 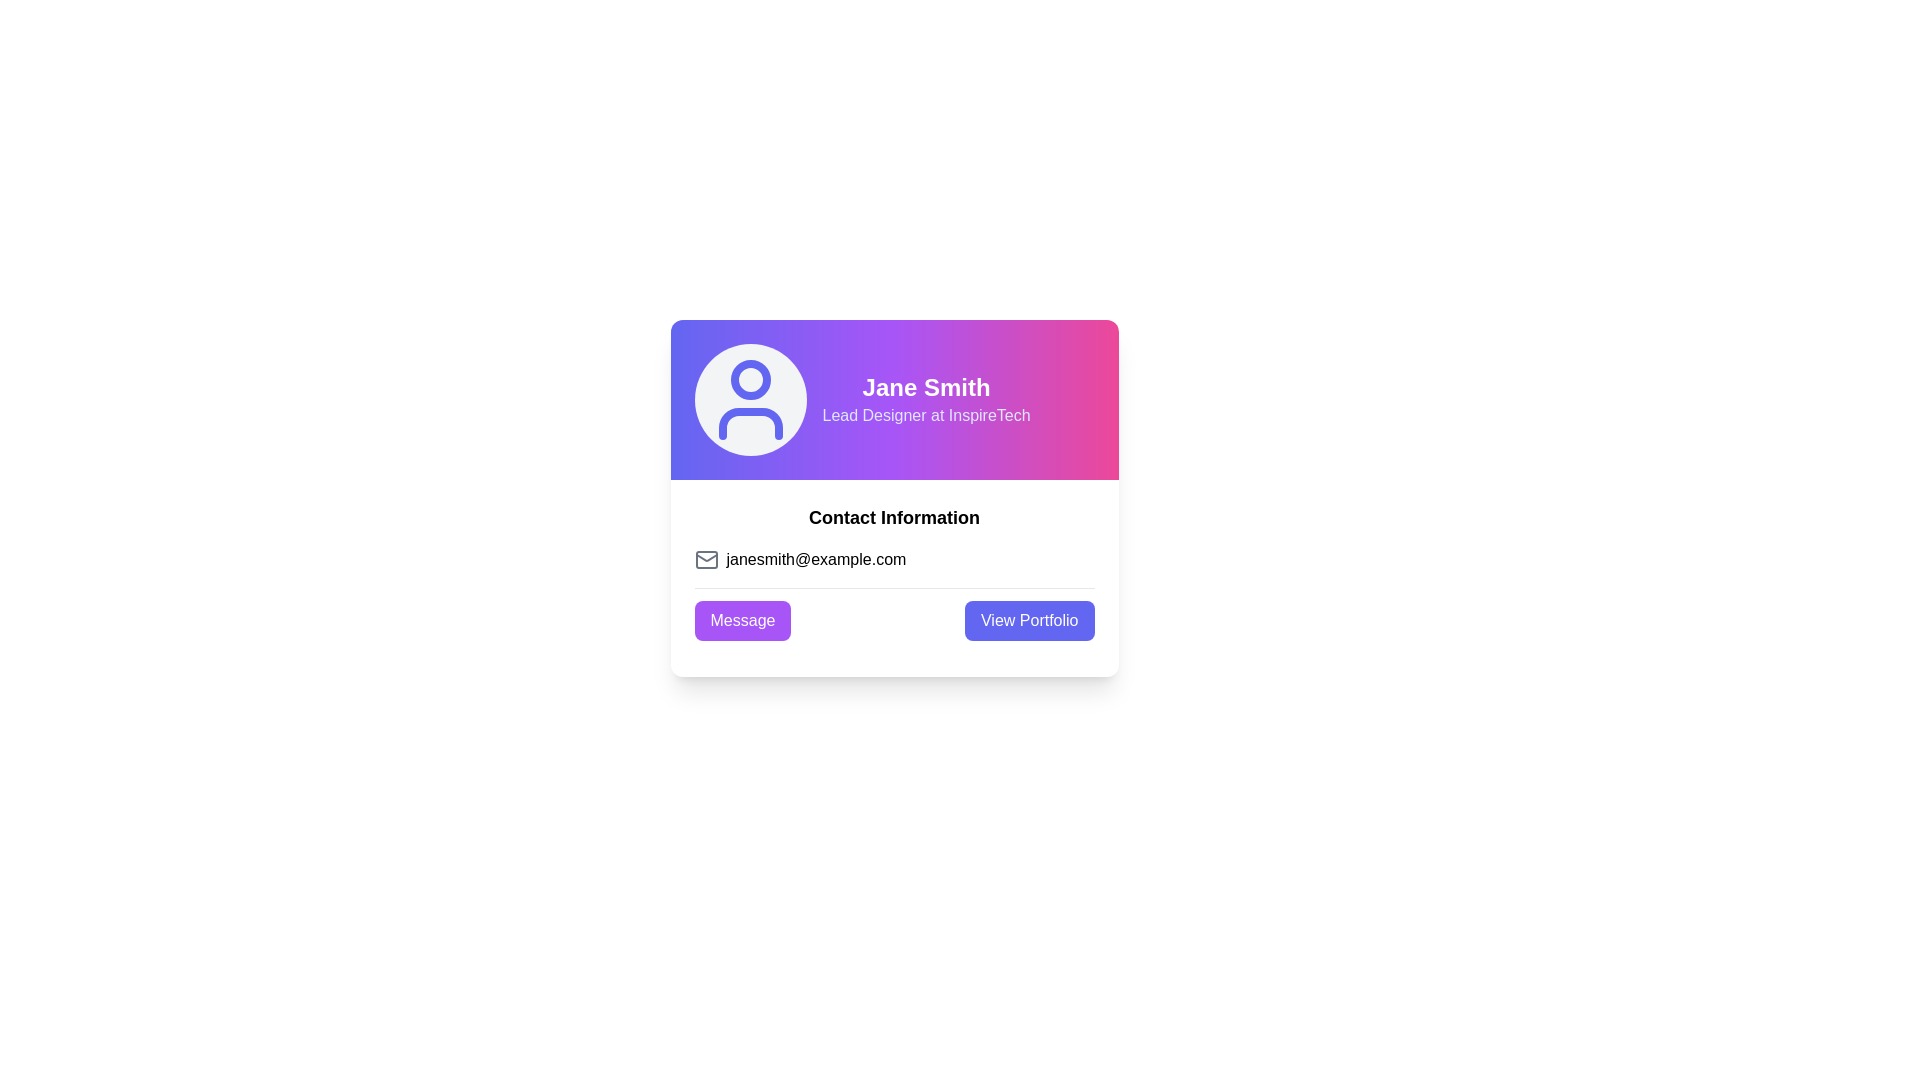 I want to click on the email information icon located to the left of the email address 'janesmith@example.com' in the email information section, so click(x=706, y=559).